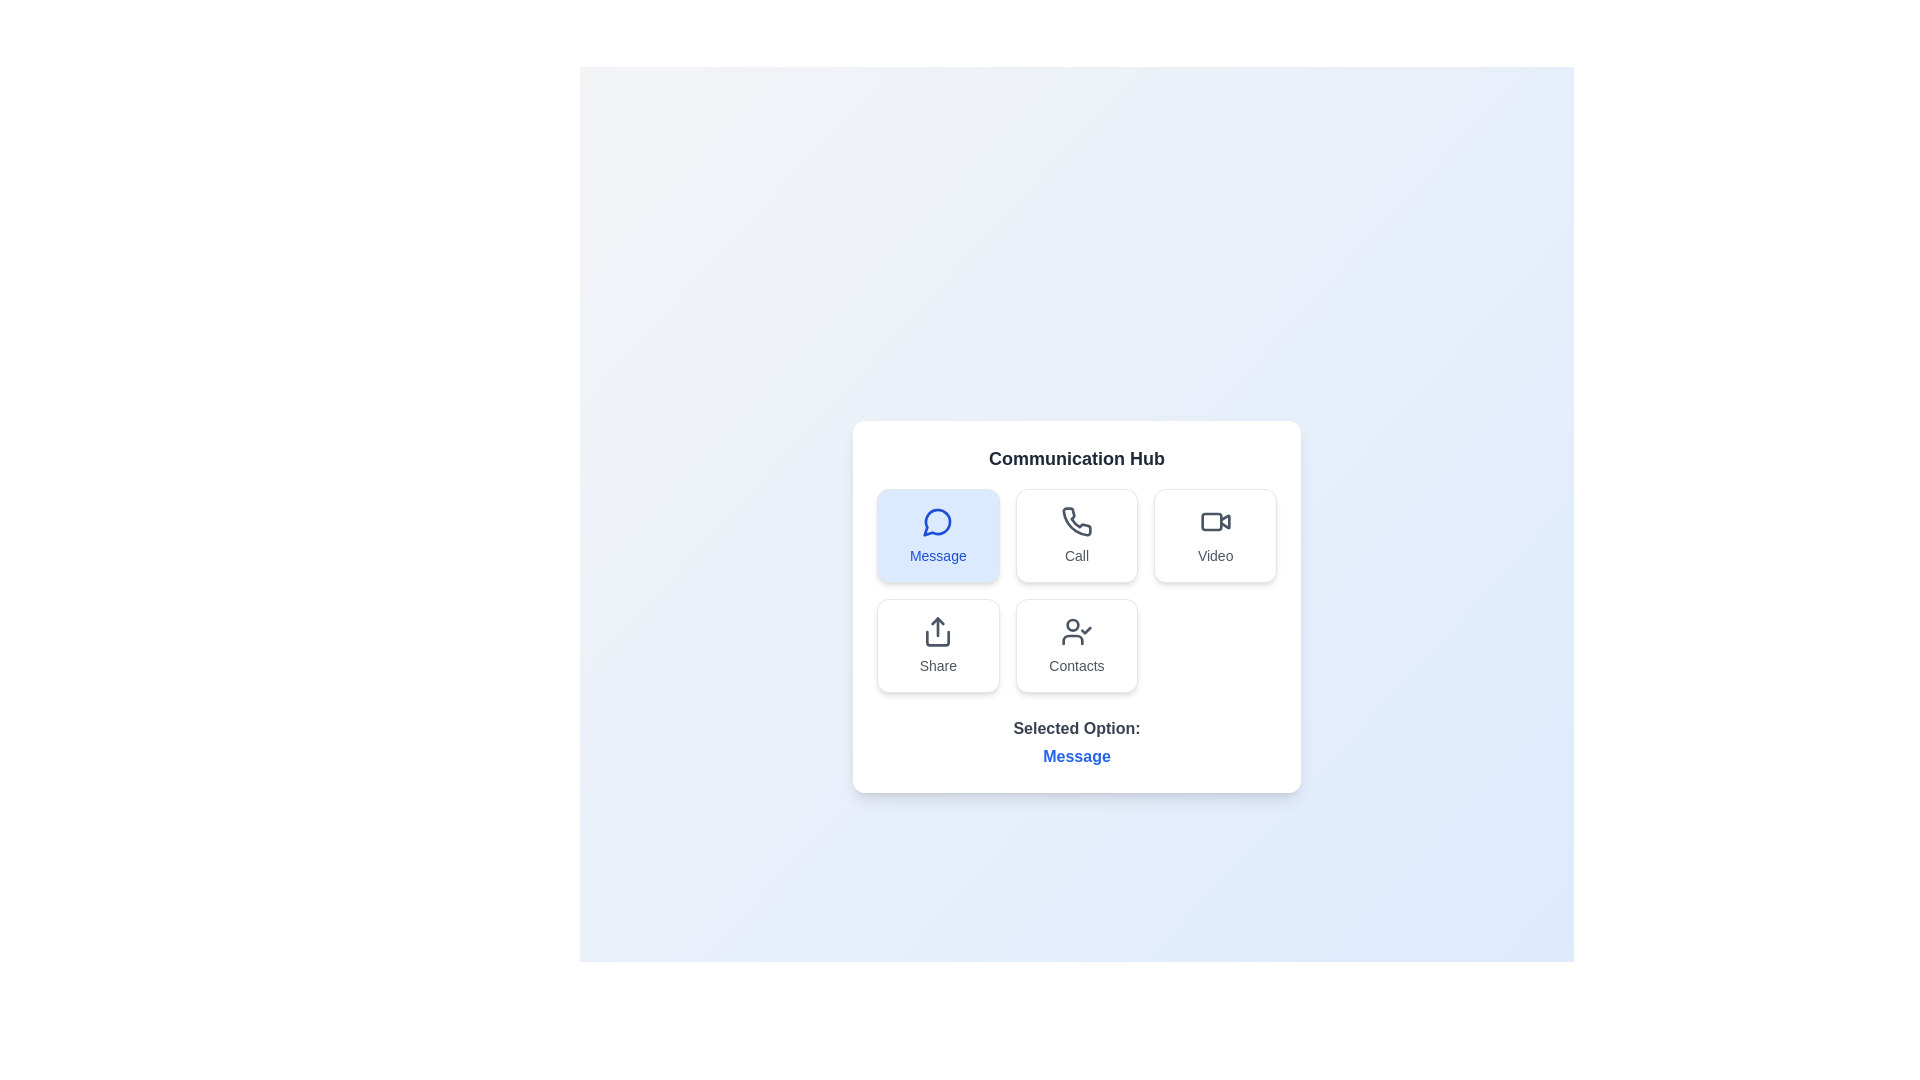 The width and height of the screenshot is (1920, 1080). Describe the element at coordinates (937, 535) in the screenshot. I see `the option Message in the Communication Hub` at that location.